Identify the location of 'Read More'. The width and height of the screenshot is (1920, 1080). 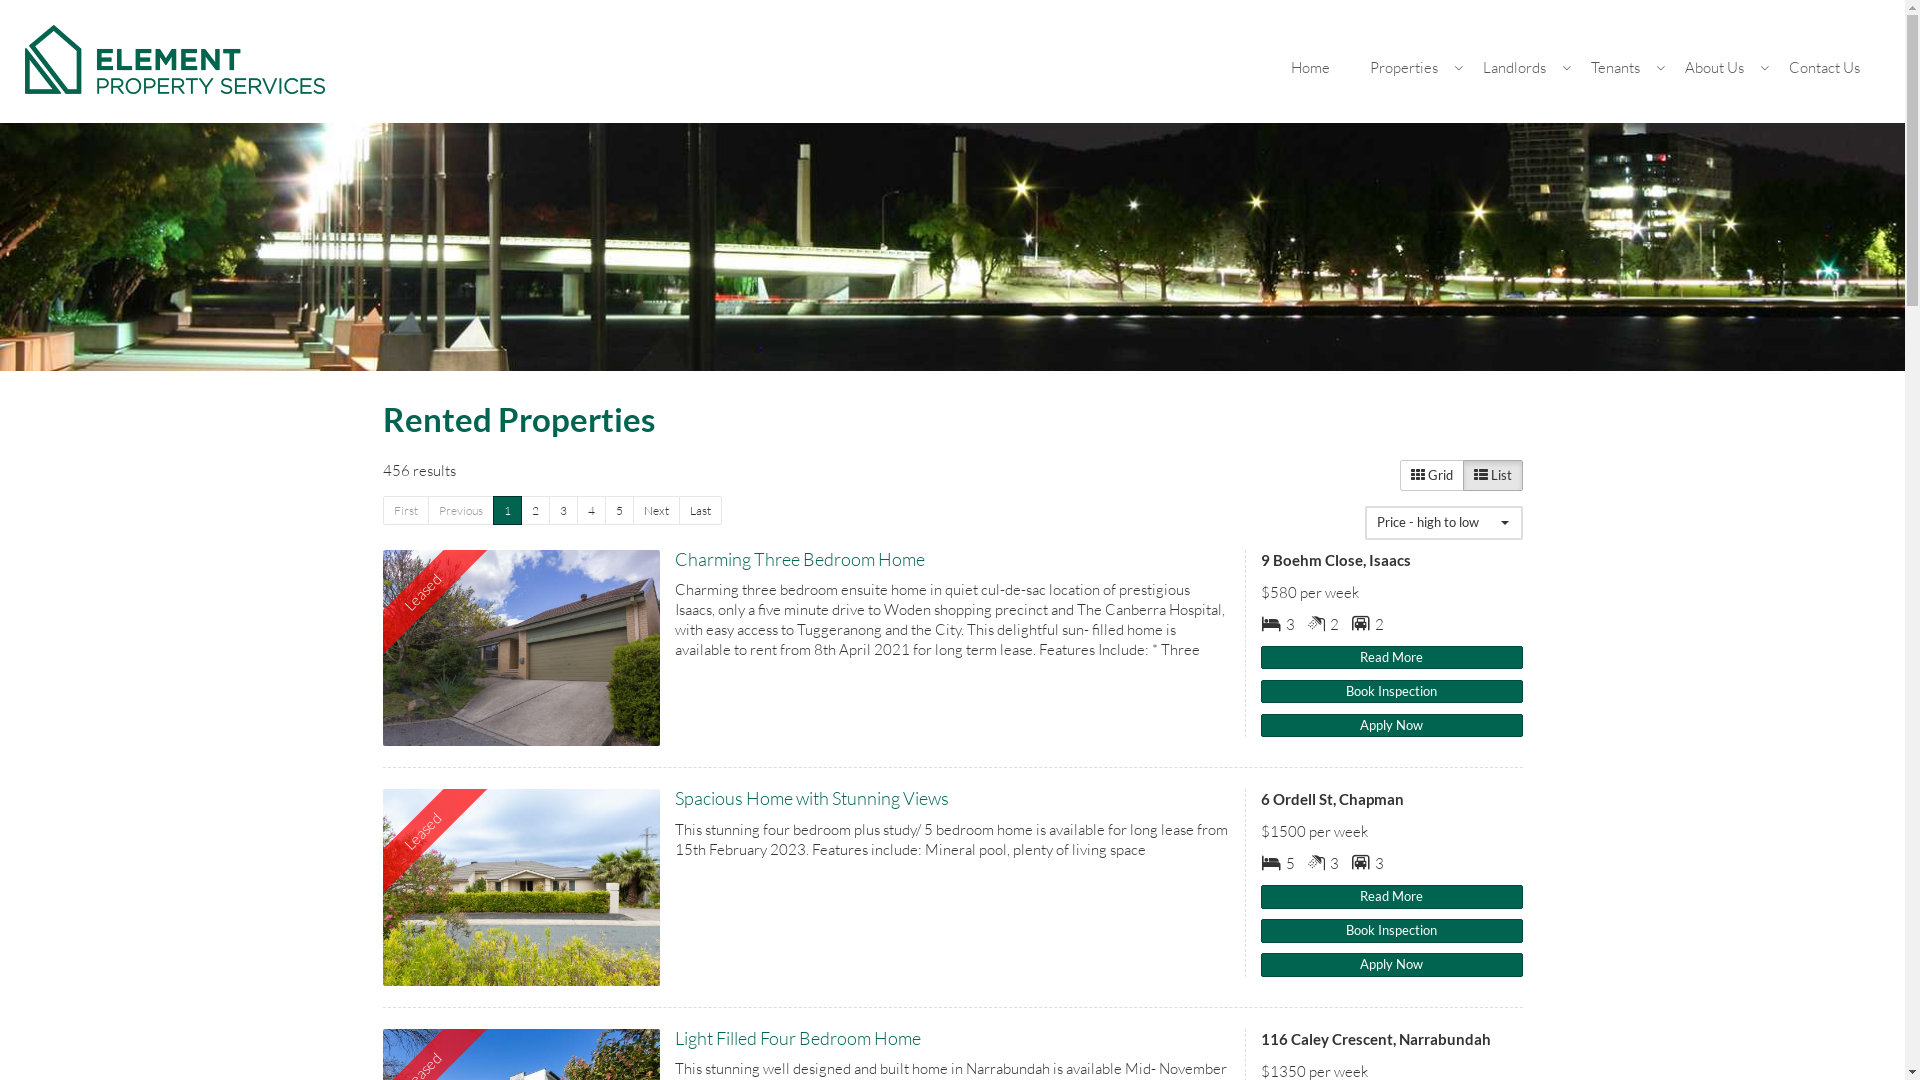
(1260, 658).